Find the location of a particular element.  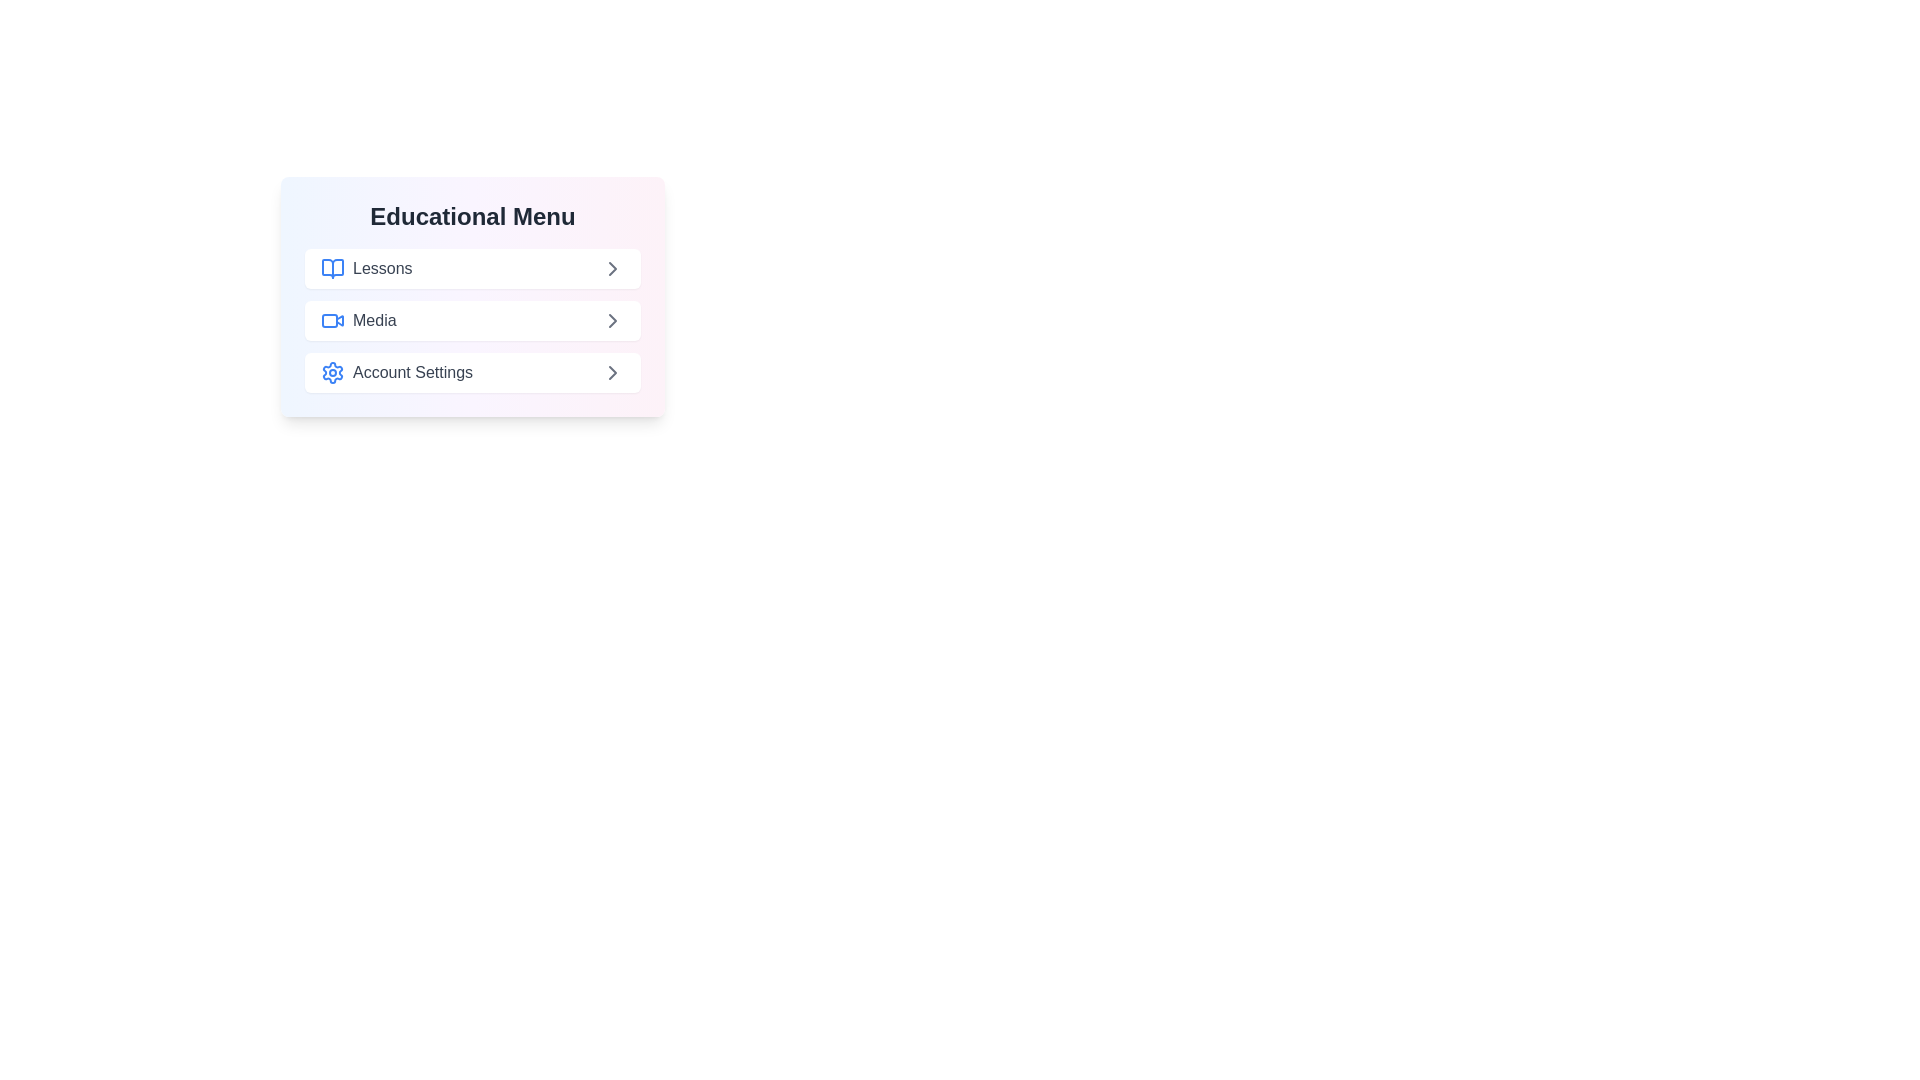

the chevron icon at the rightmost edge of the 'Account Settings' row is located at coordinates (612, 373).